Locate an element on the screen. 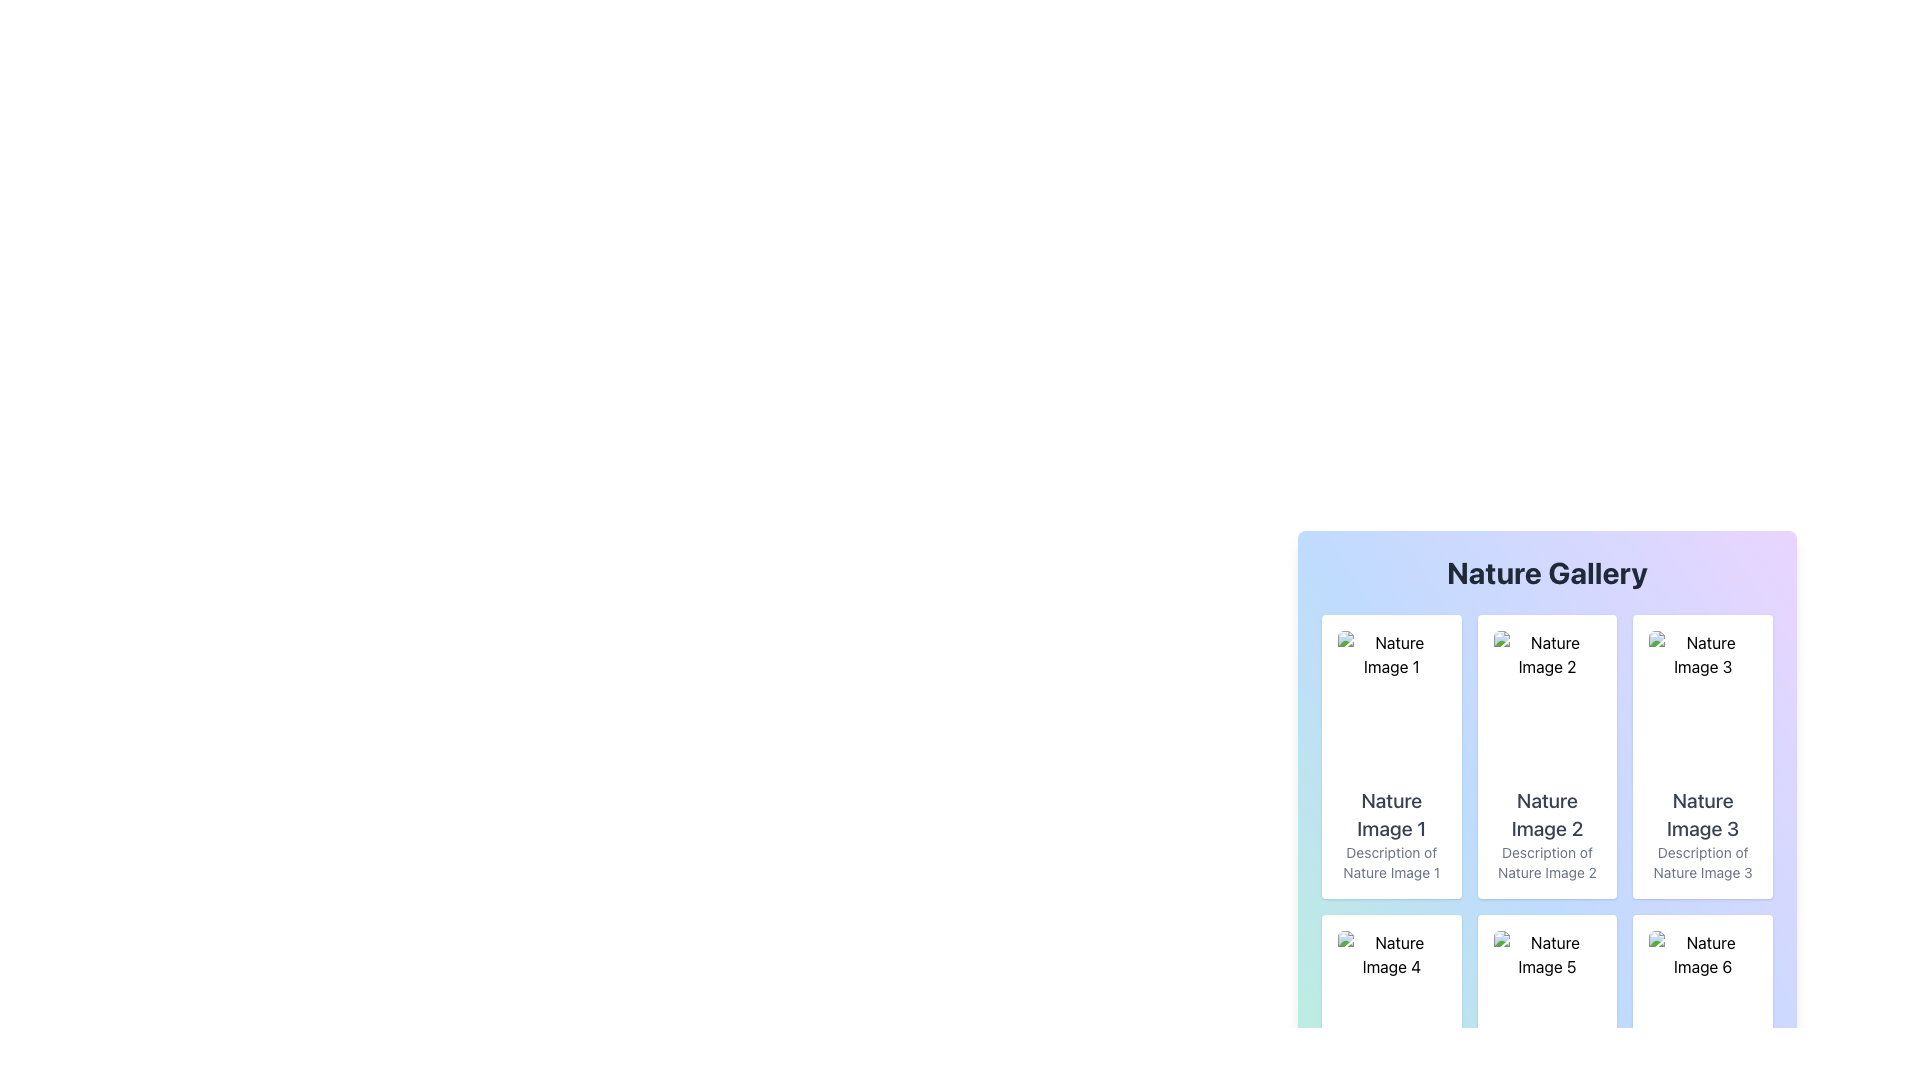 This screenshot has height=1080, width=1920. text from the Text Label located in the Nature Gallery section, which identifies or provides context for the image displayed above it is located at coordinates (1702, 814).